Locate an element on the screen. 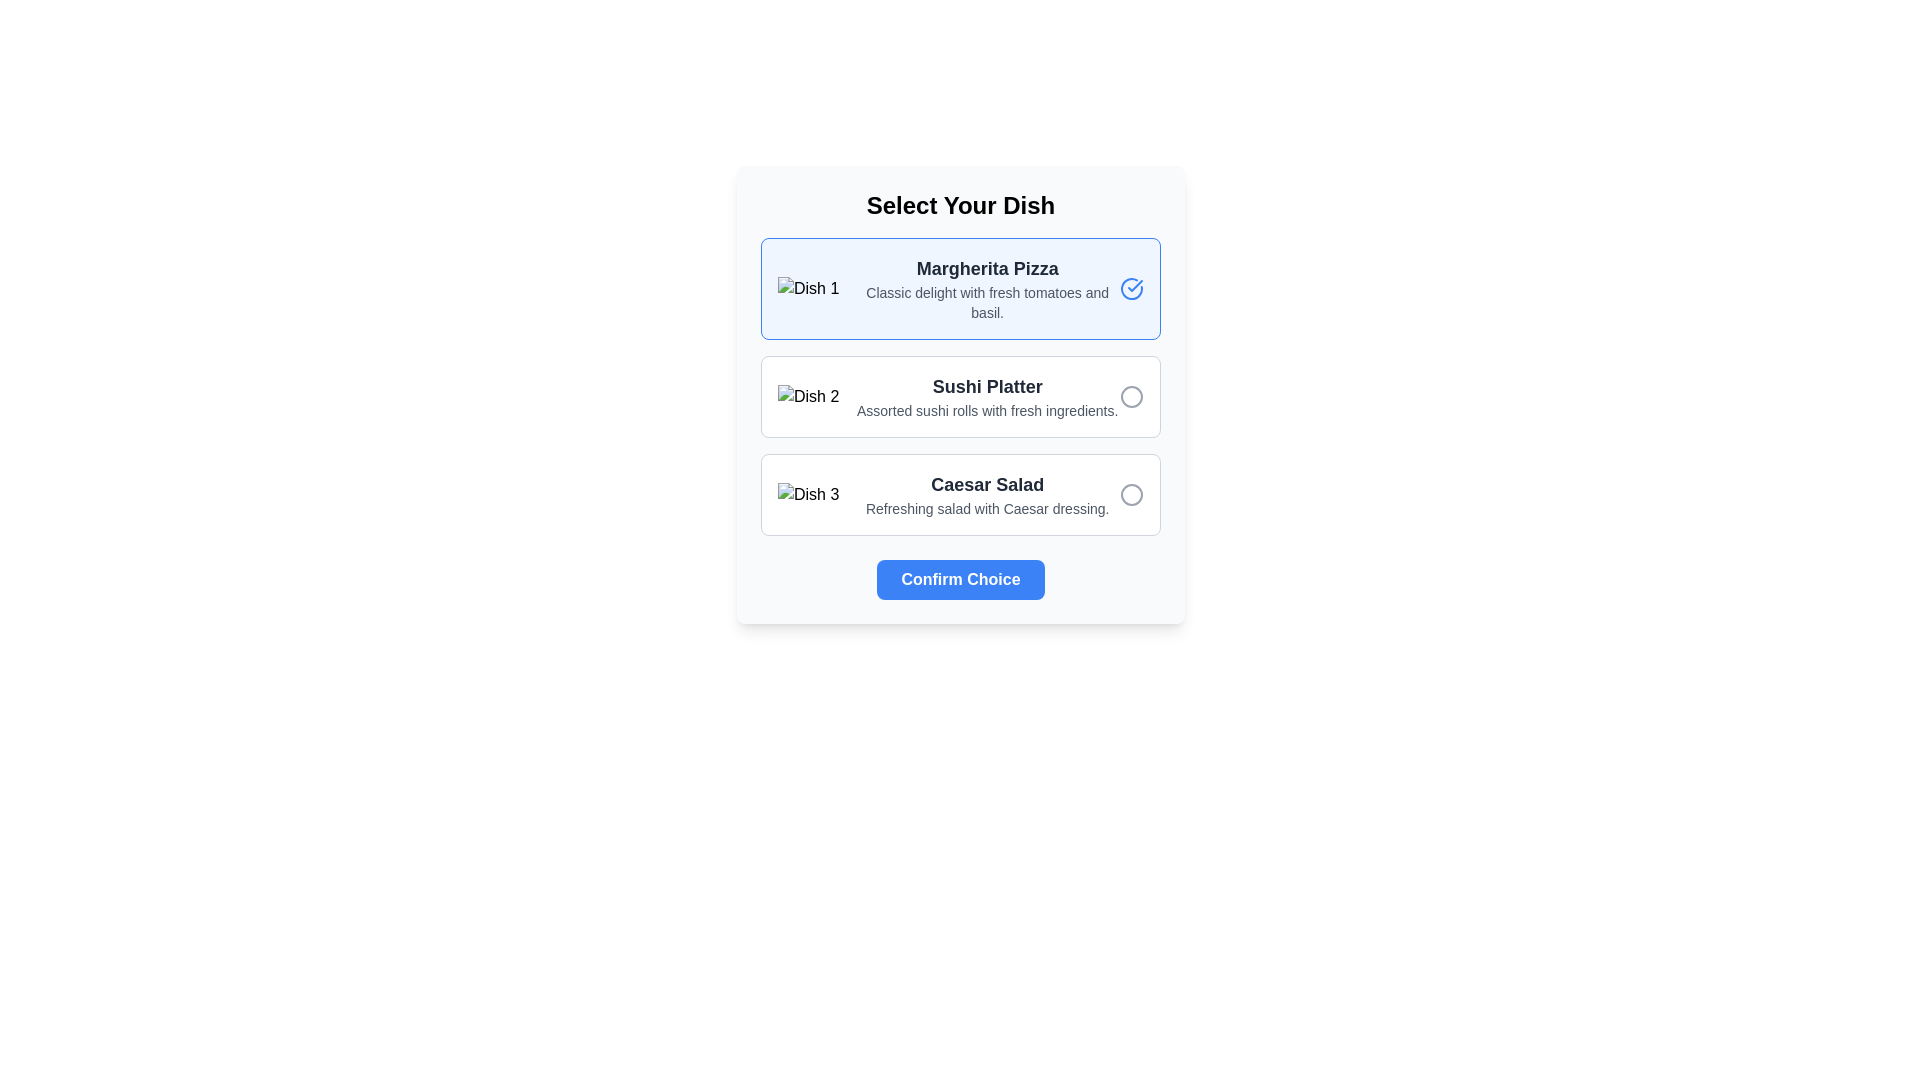 The width and height of the screenshot is (1920, 1080). the 'Sushi Platter' option in the selectable list of dishes, which is the second element in the vertical arrangement is located at coordinates (987, 397).